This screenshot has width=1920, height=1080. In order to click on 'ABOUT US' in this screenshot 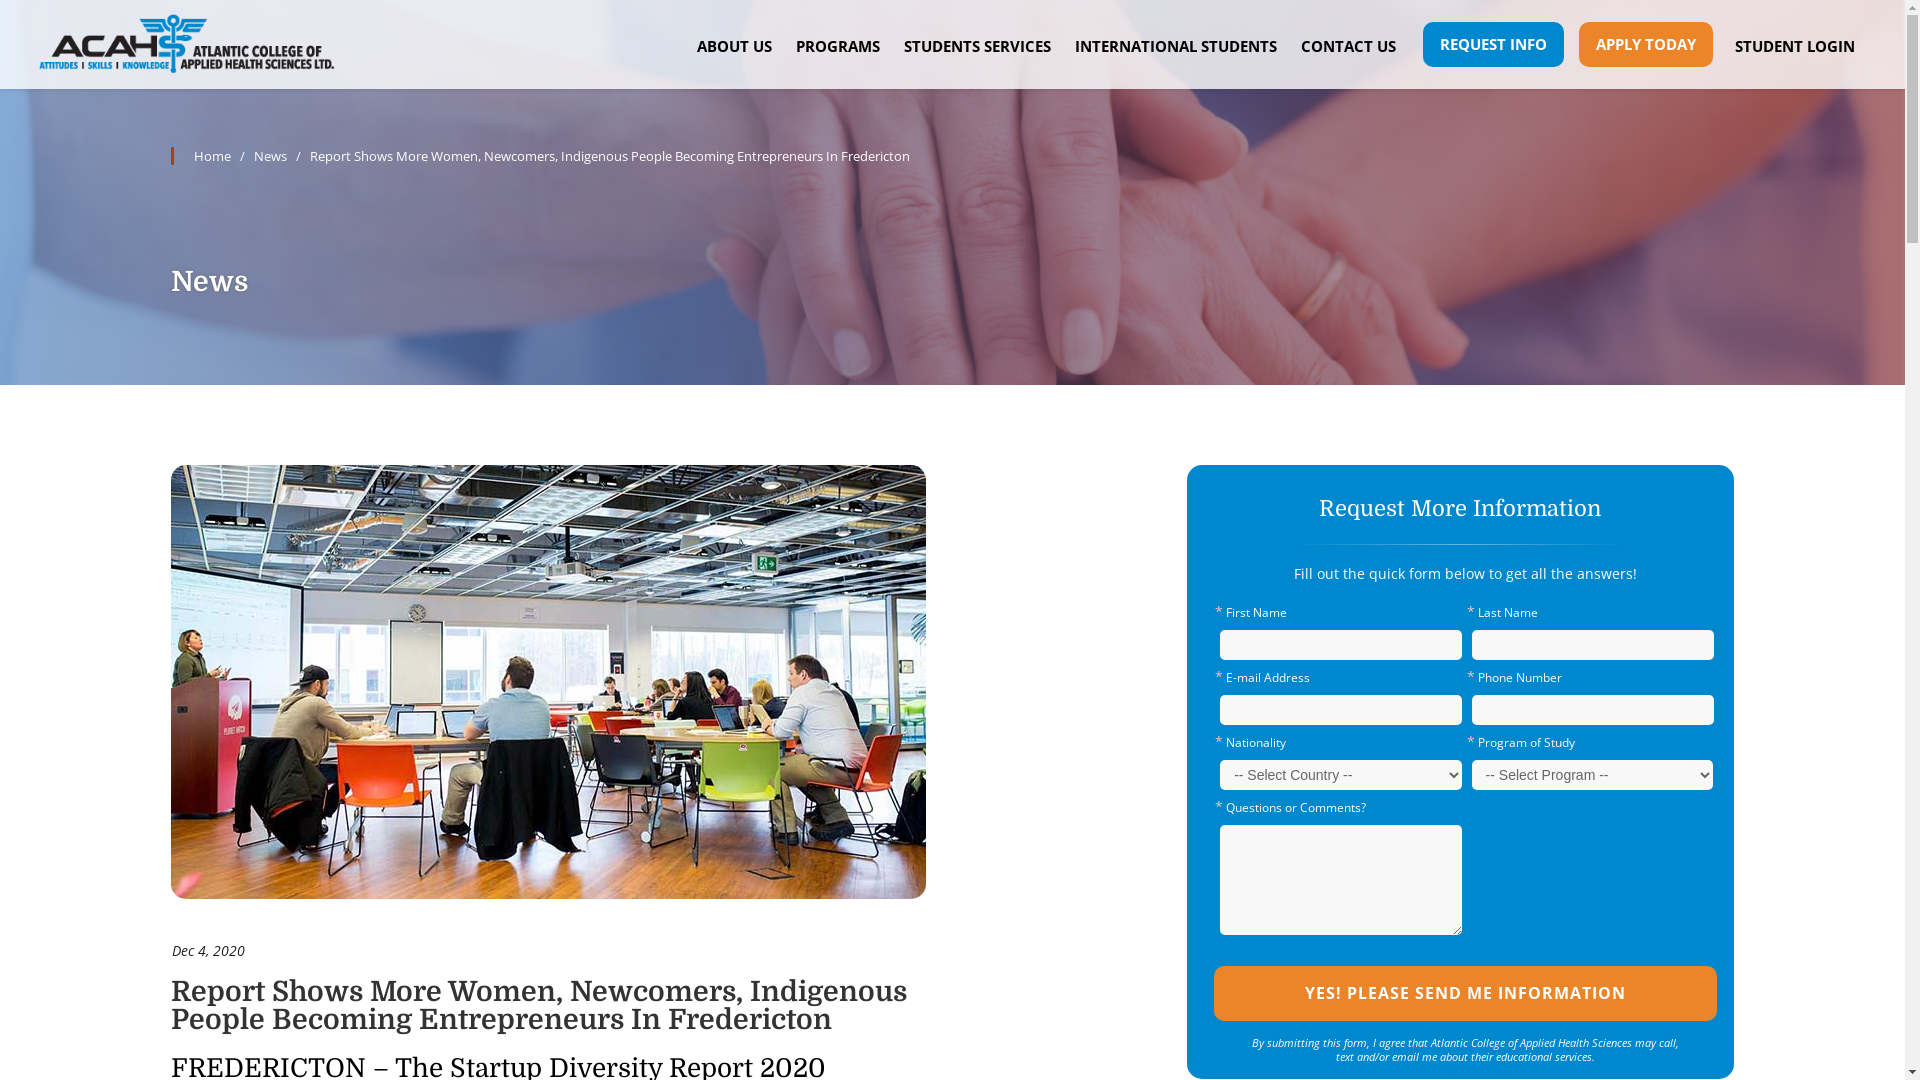, I will do `click(733, 45)`.